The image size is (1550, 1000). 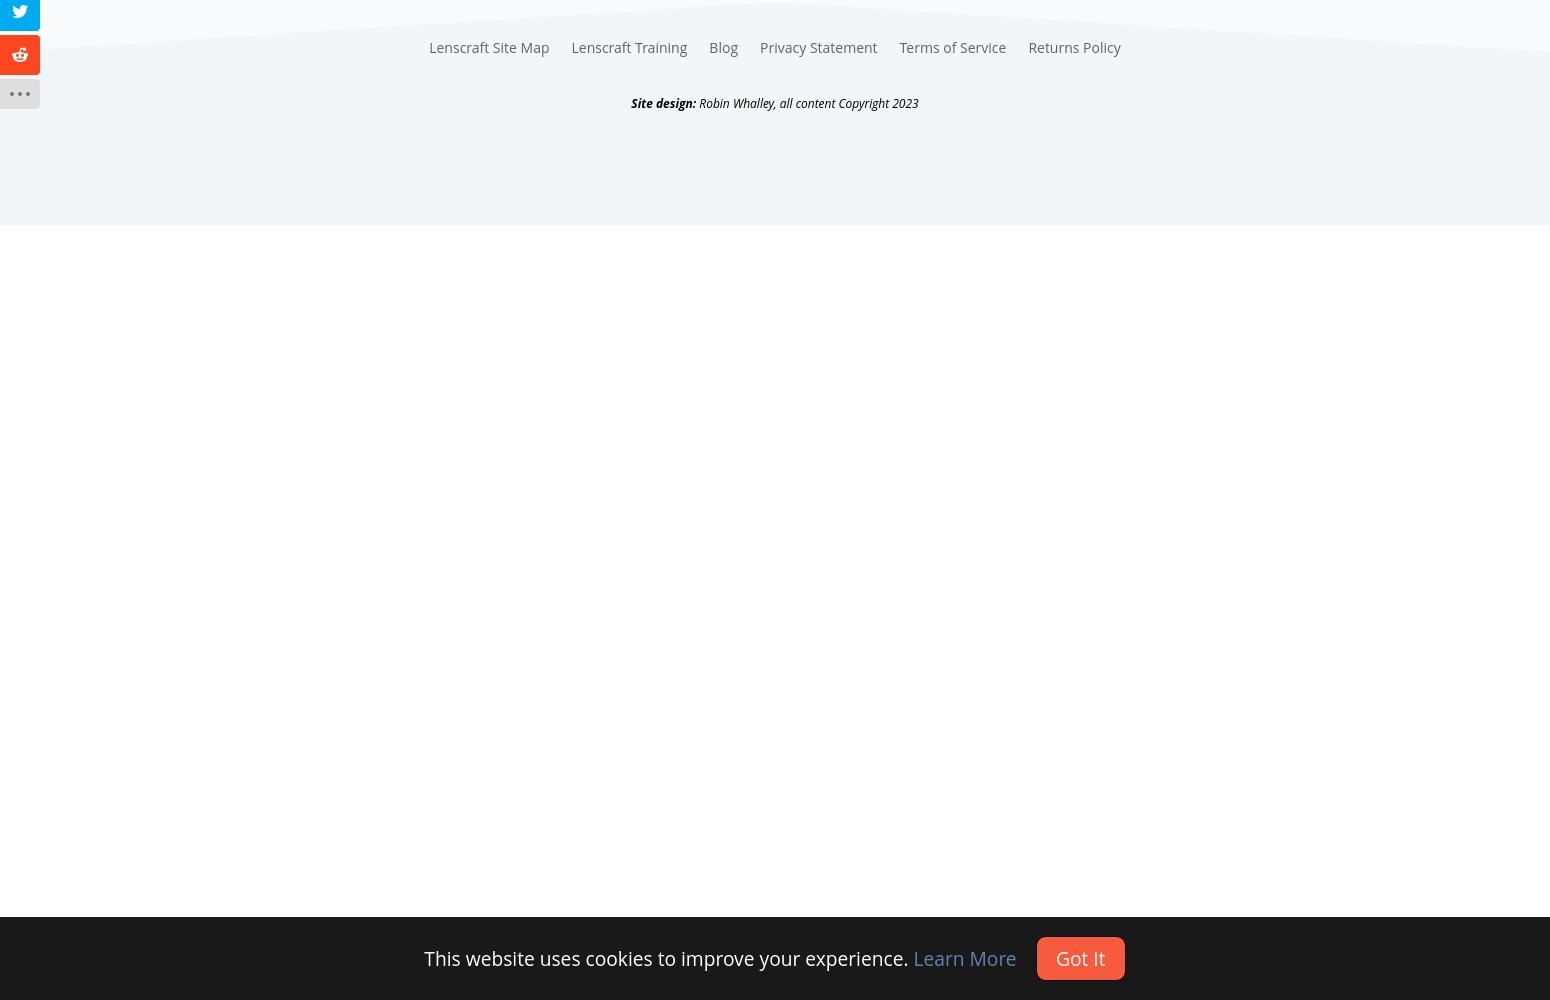 I want to click on 'Privacy Statement', so click(x=817, y=47).